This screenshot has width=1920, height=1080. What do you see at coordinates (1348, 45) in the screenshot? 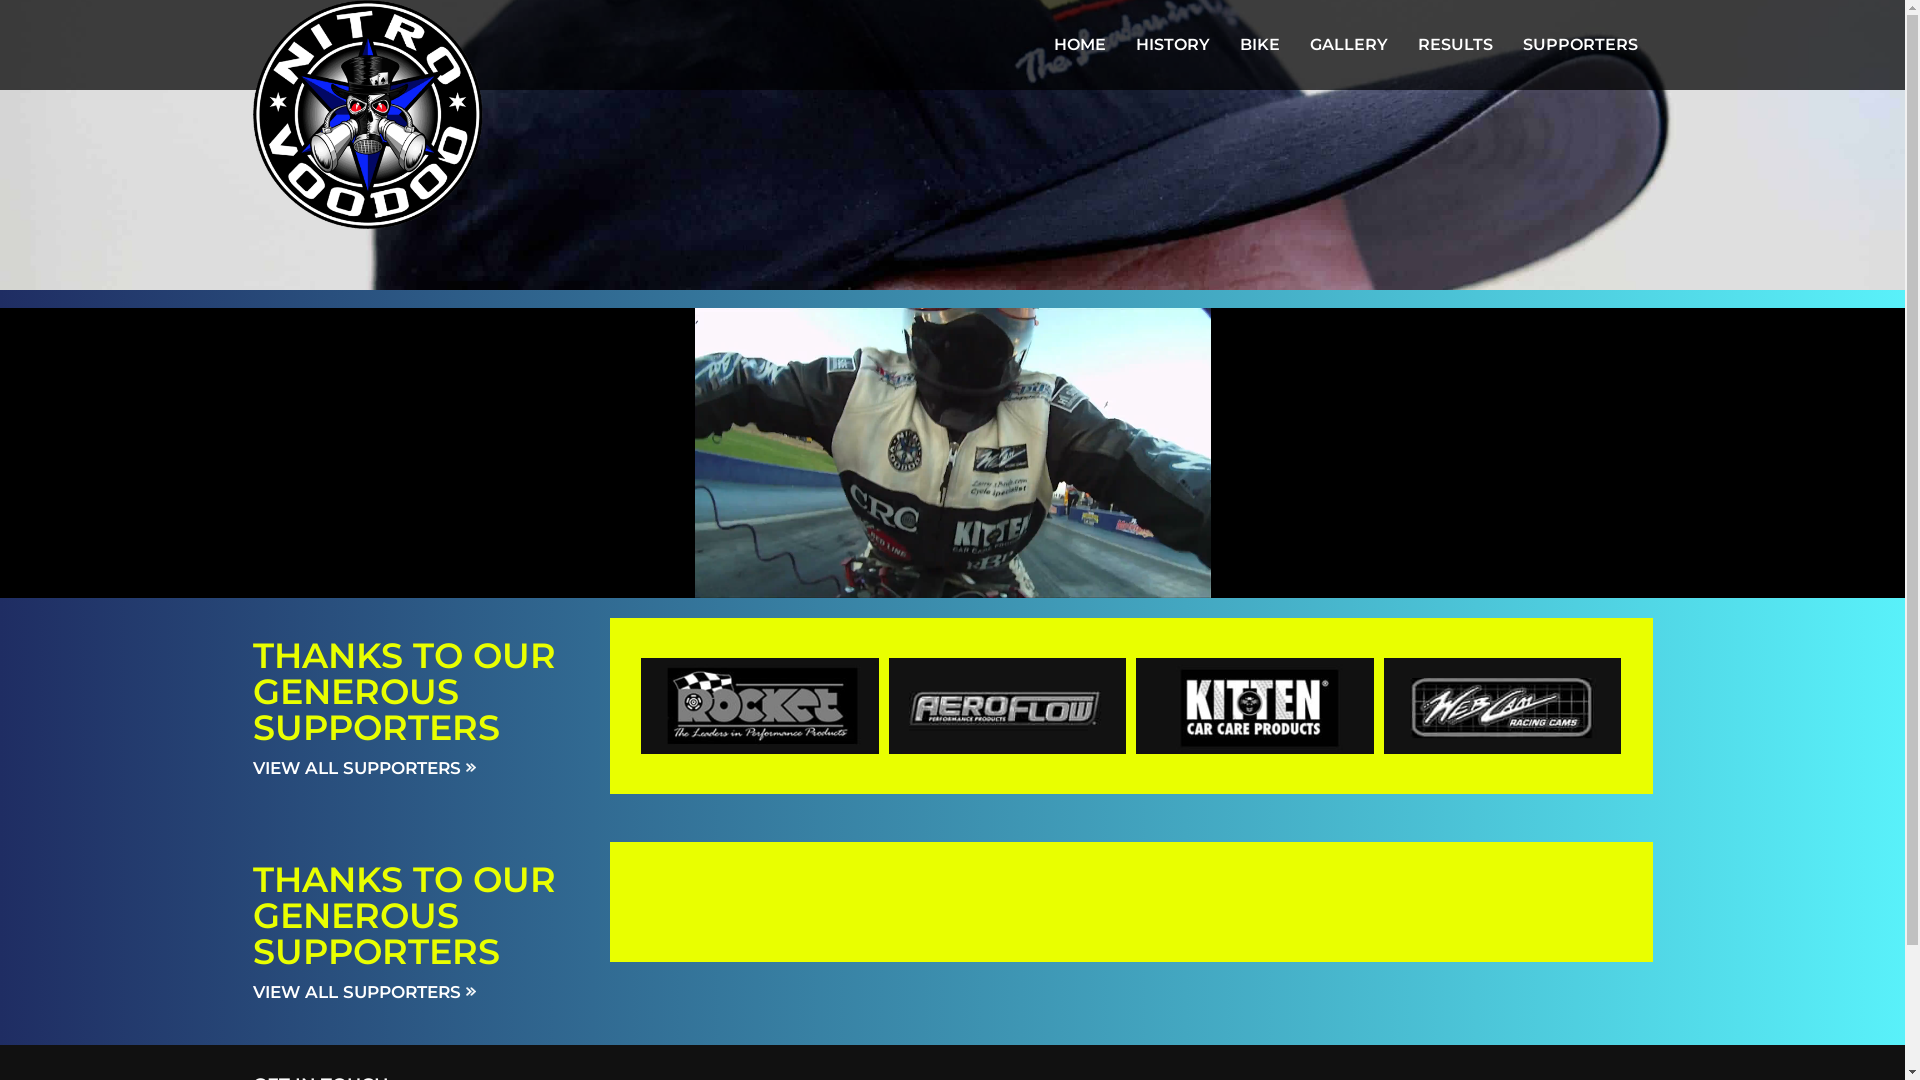
I see `'GALLERY'` at bounding box center [1348, 45].